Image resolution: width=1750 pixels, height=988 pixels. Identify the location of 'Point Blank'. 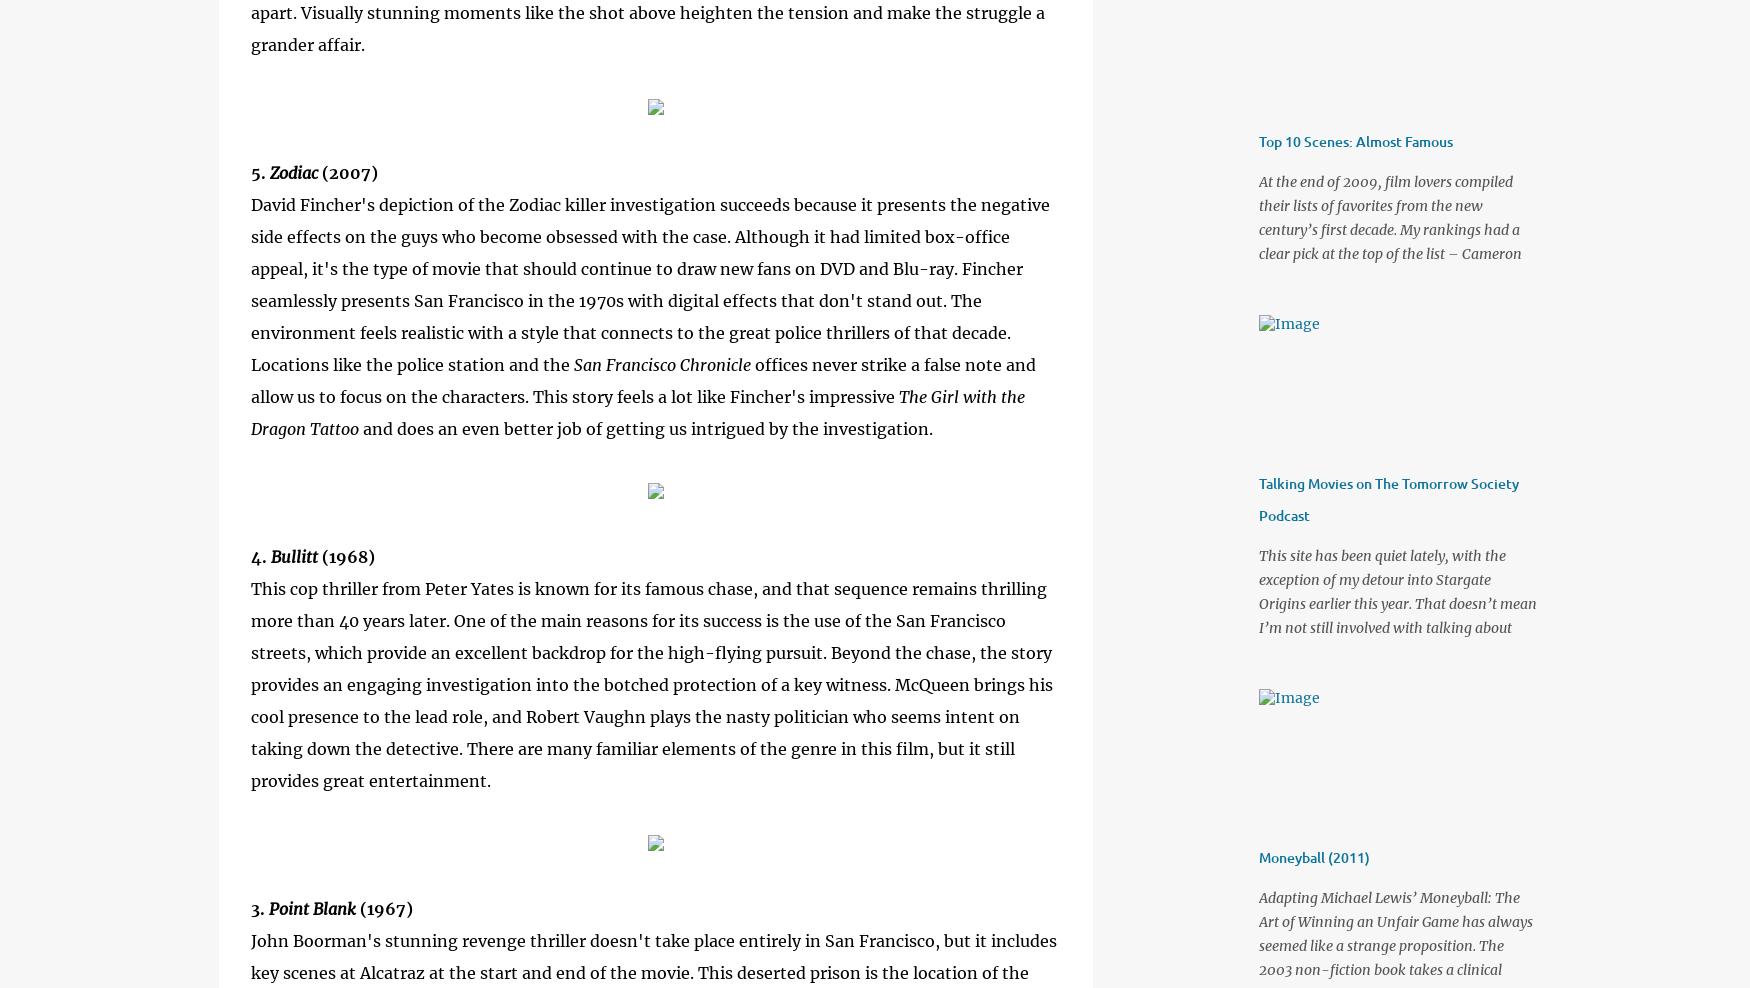
(267, 907).